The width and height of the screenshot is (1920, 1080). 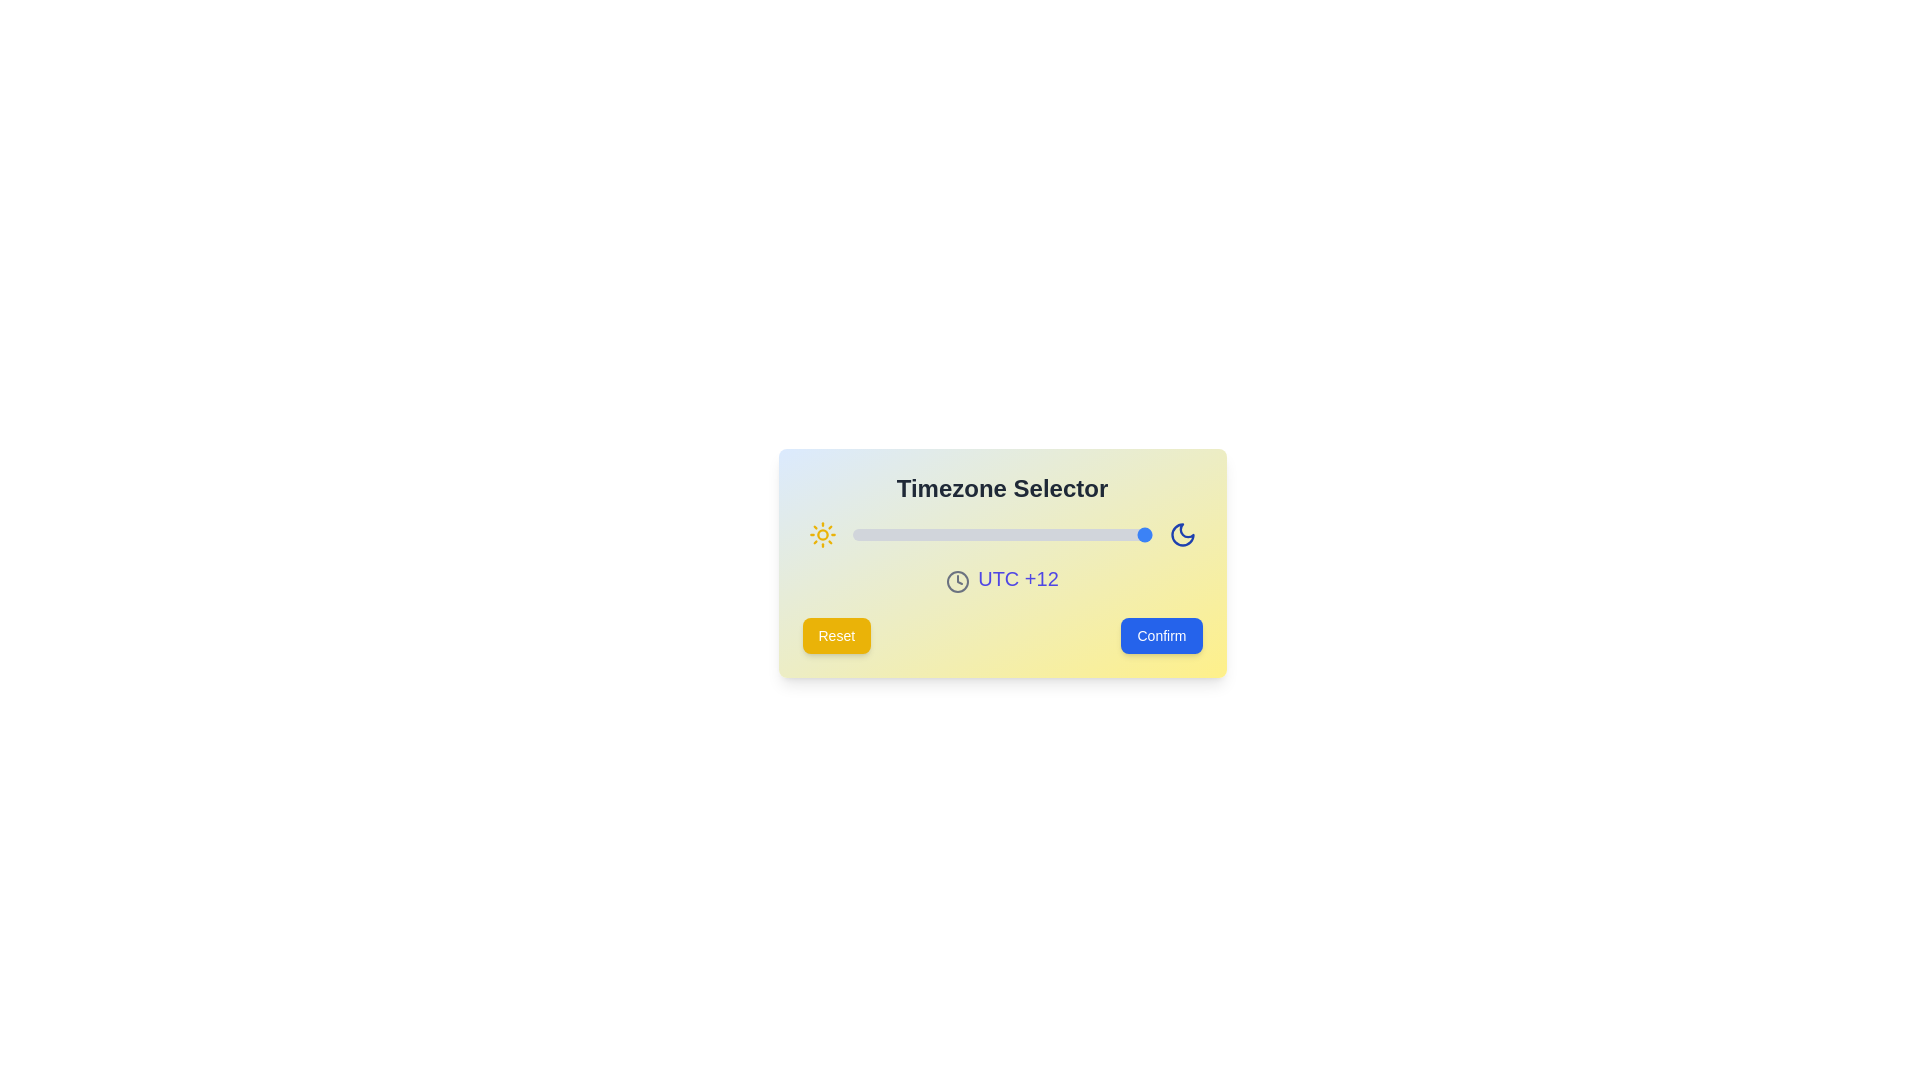 I want to click on the slider to set the timezone to -1, so click(x=989, y=534).